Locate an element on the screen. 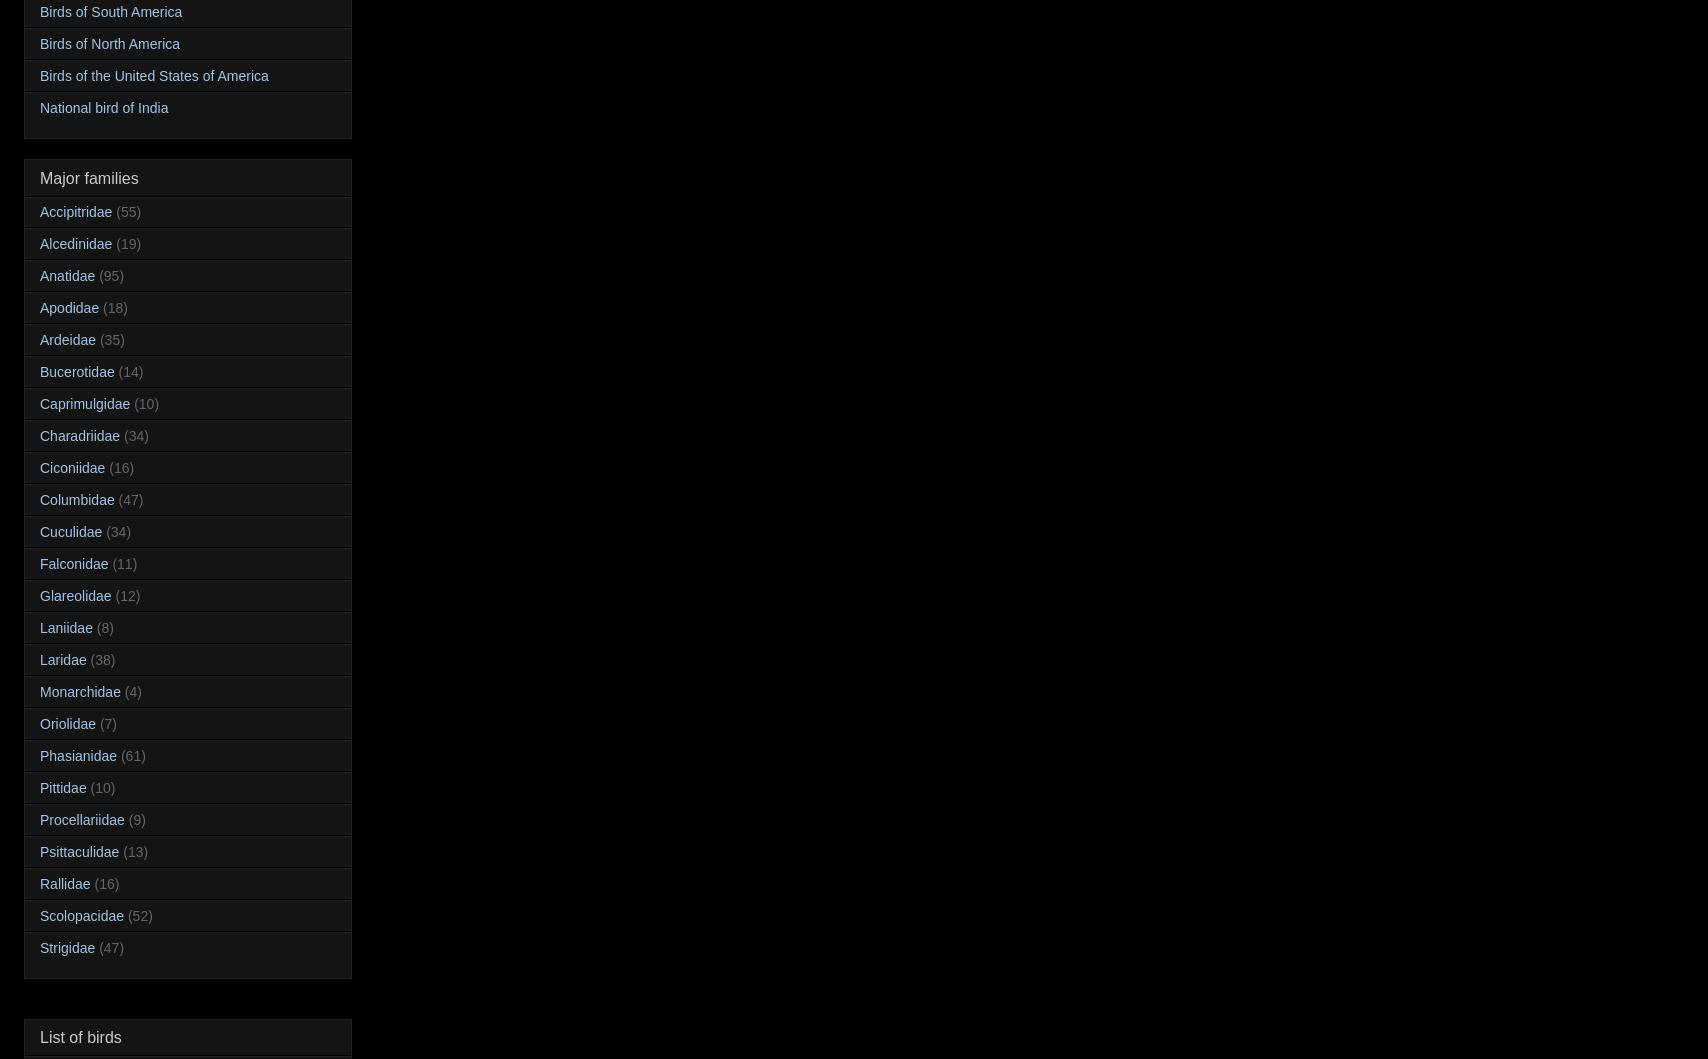 The image size is (1708, 1059). 'Apodidae' is located at coordinates (69, 307).